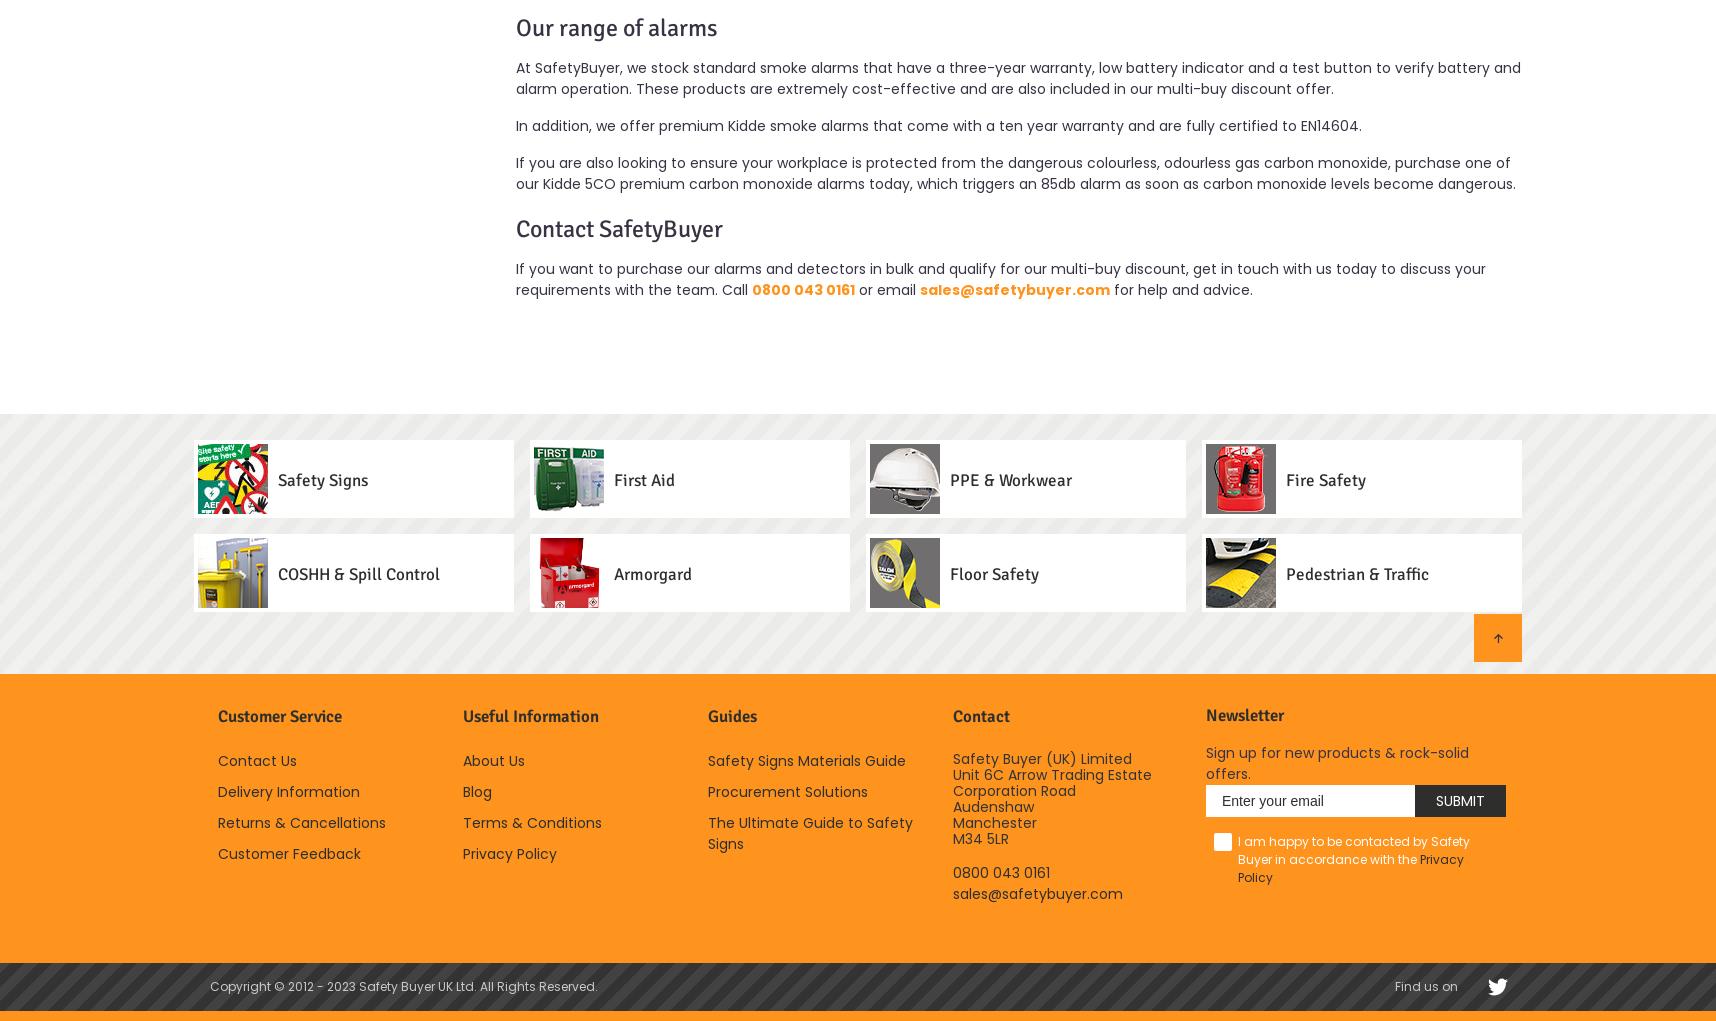 The height and width of the screenshot is (1021, 1716). I want to click on 'Safety Signs Materials Guide', so click(807, 760).